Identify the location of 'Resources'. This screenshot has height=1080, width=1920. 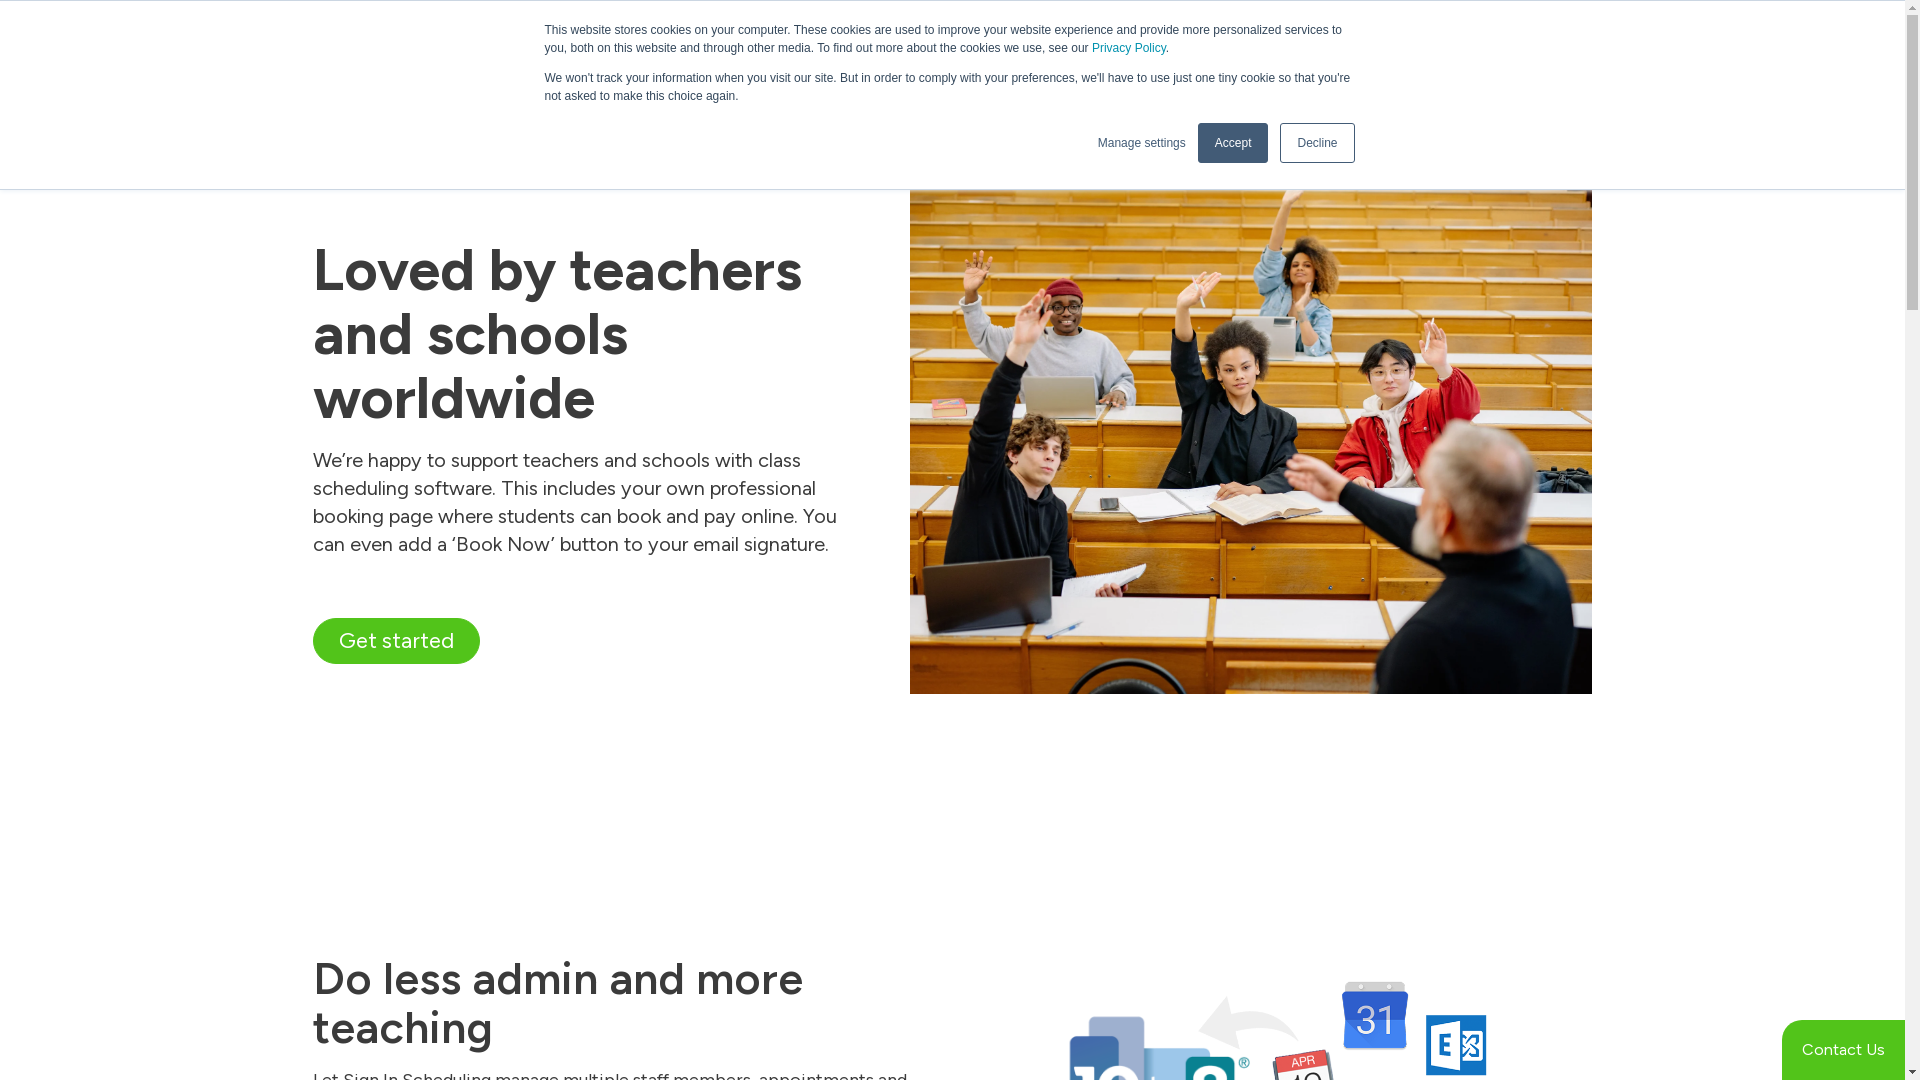
(1186, 100).